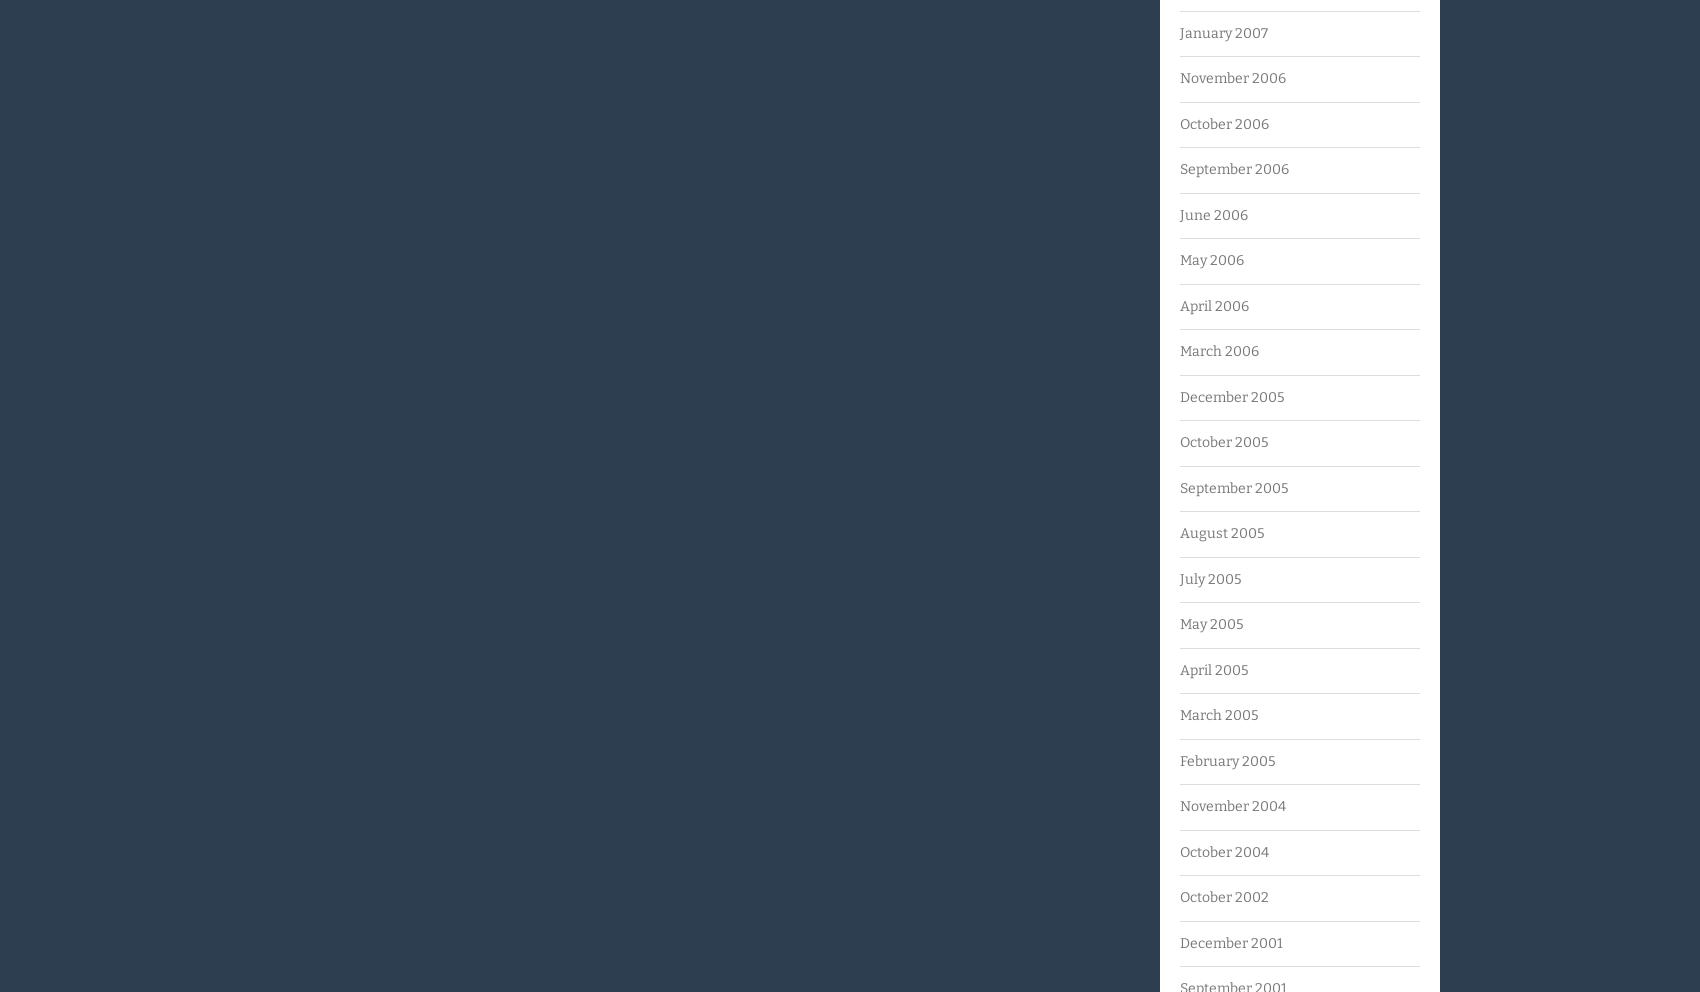  I want to click on 'May 2005', so click(1210, 624).